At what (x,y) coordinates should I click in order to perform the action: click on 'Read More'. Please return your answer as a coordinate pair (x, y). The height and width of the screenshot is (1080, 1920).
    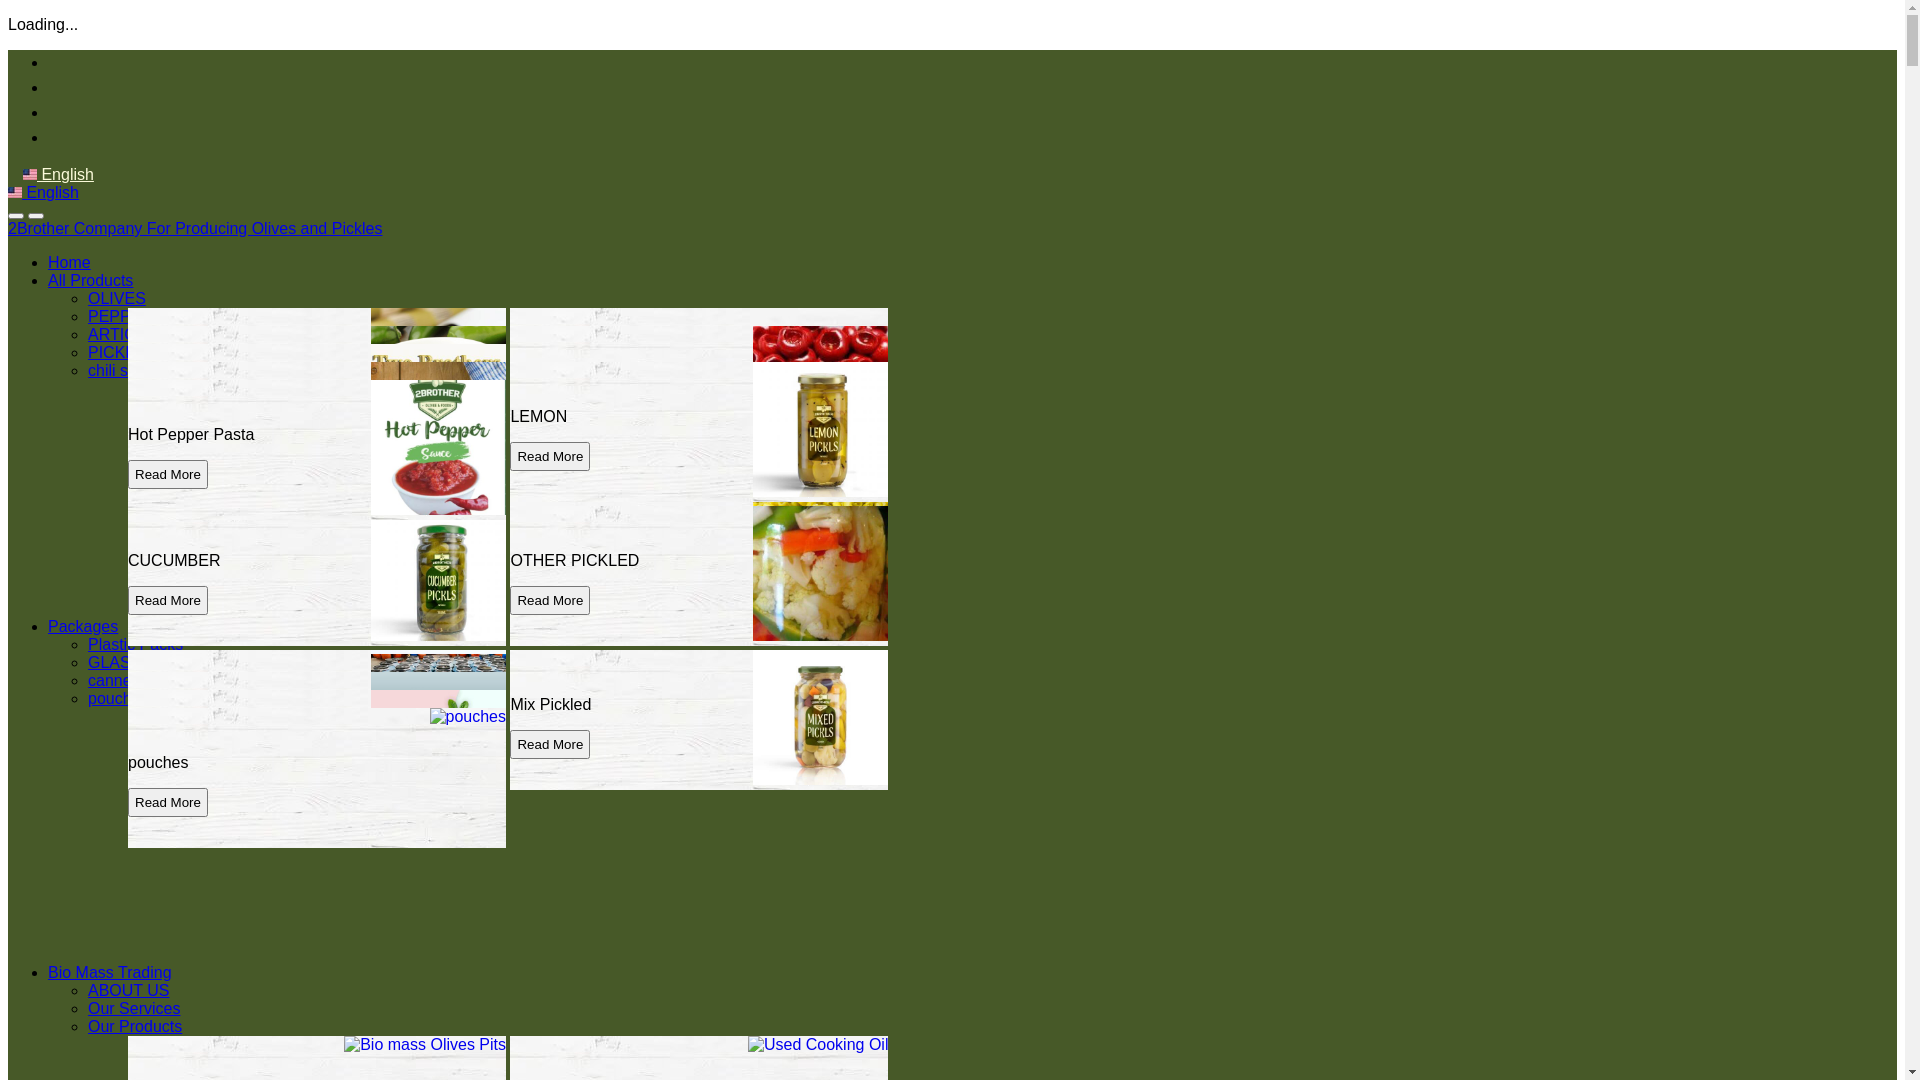
    Looking at the image, I should click on (550, 599).